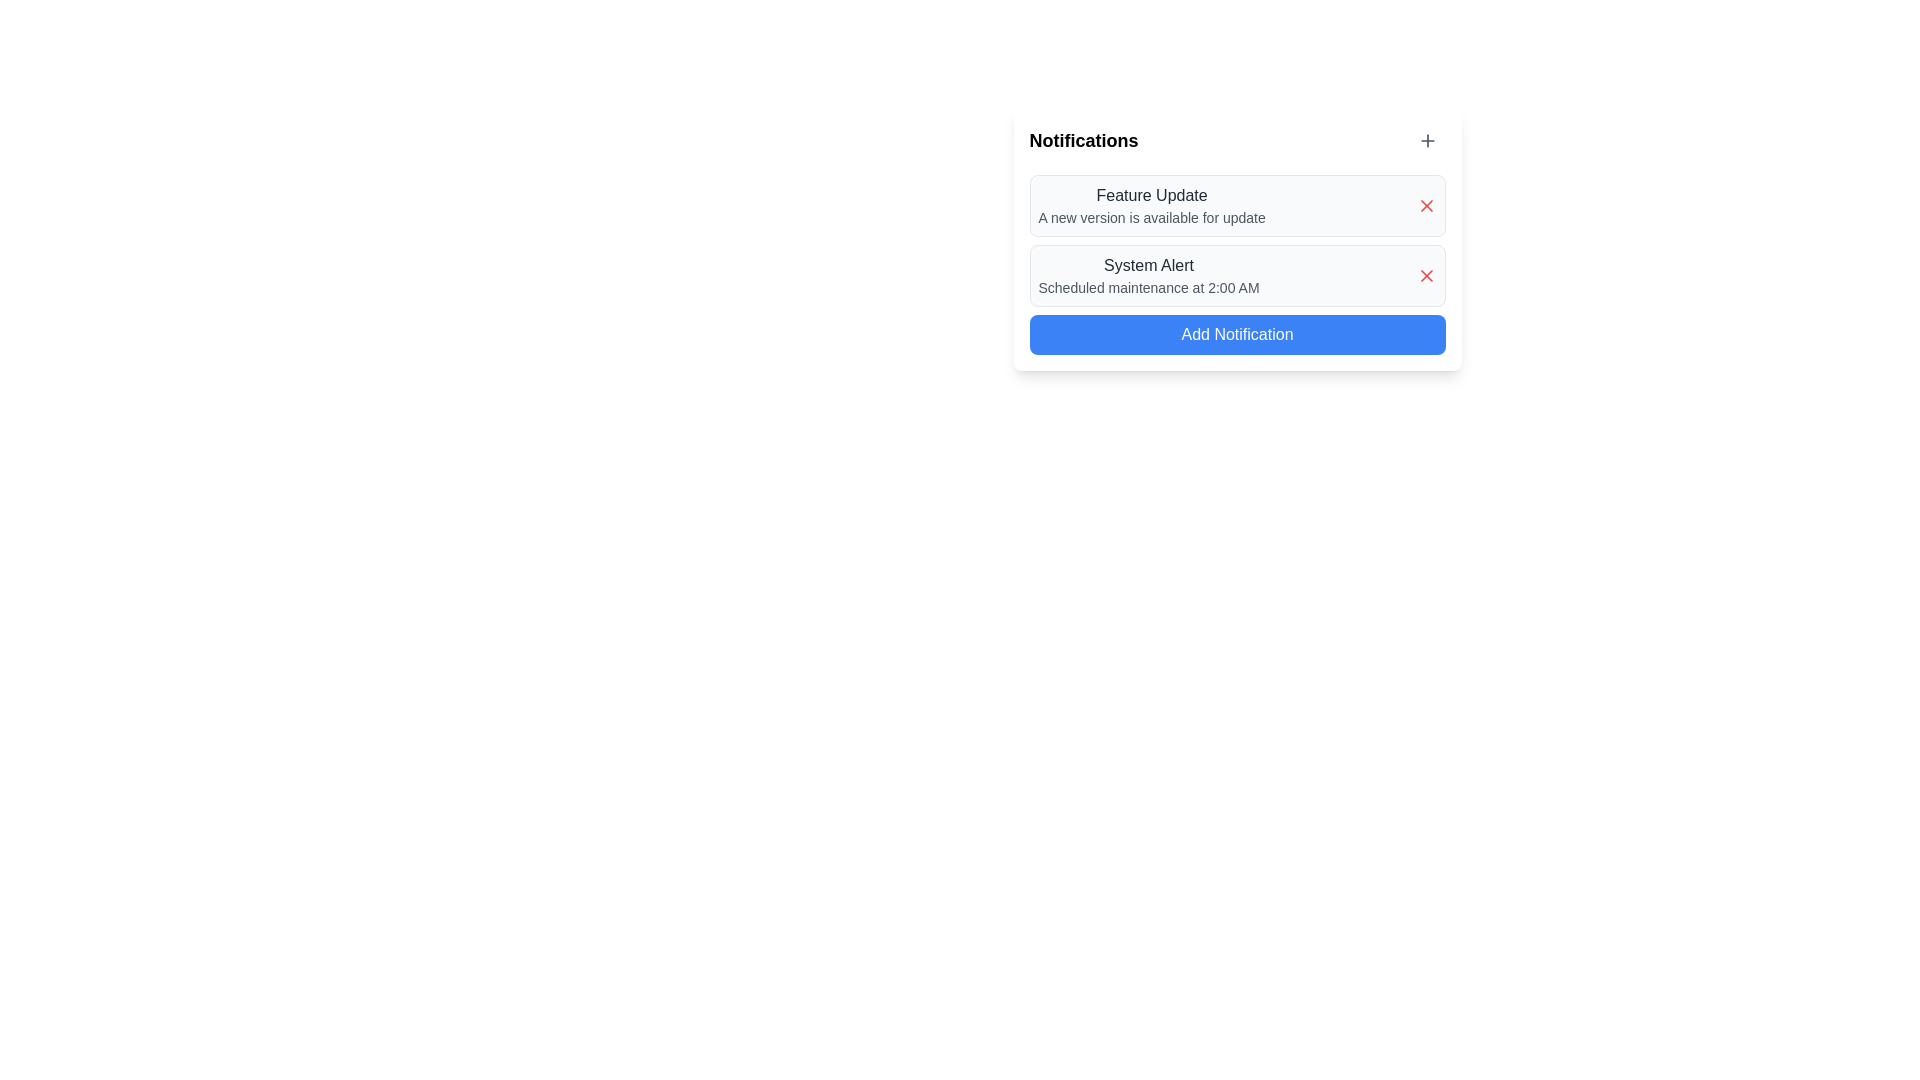 This screenshot has height=1080, width=1920. Describe the element at coordinates (1425, 205) in the screenshot. I see `the dismiss button located at the far-right end of the 'Feature Update' notification card` at that location.